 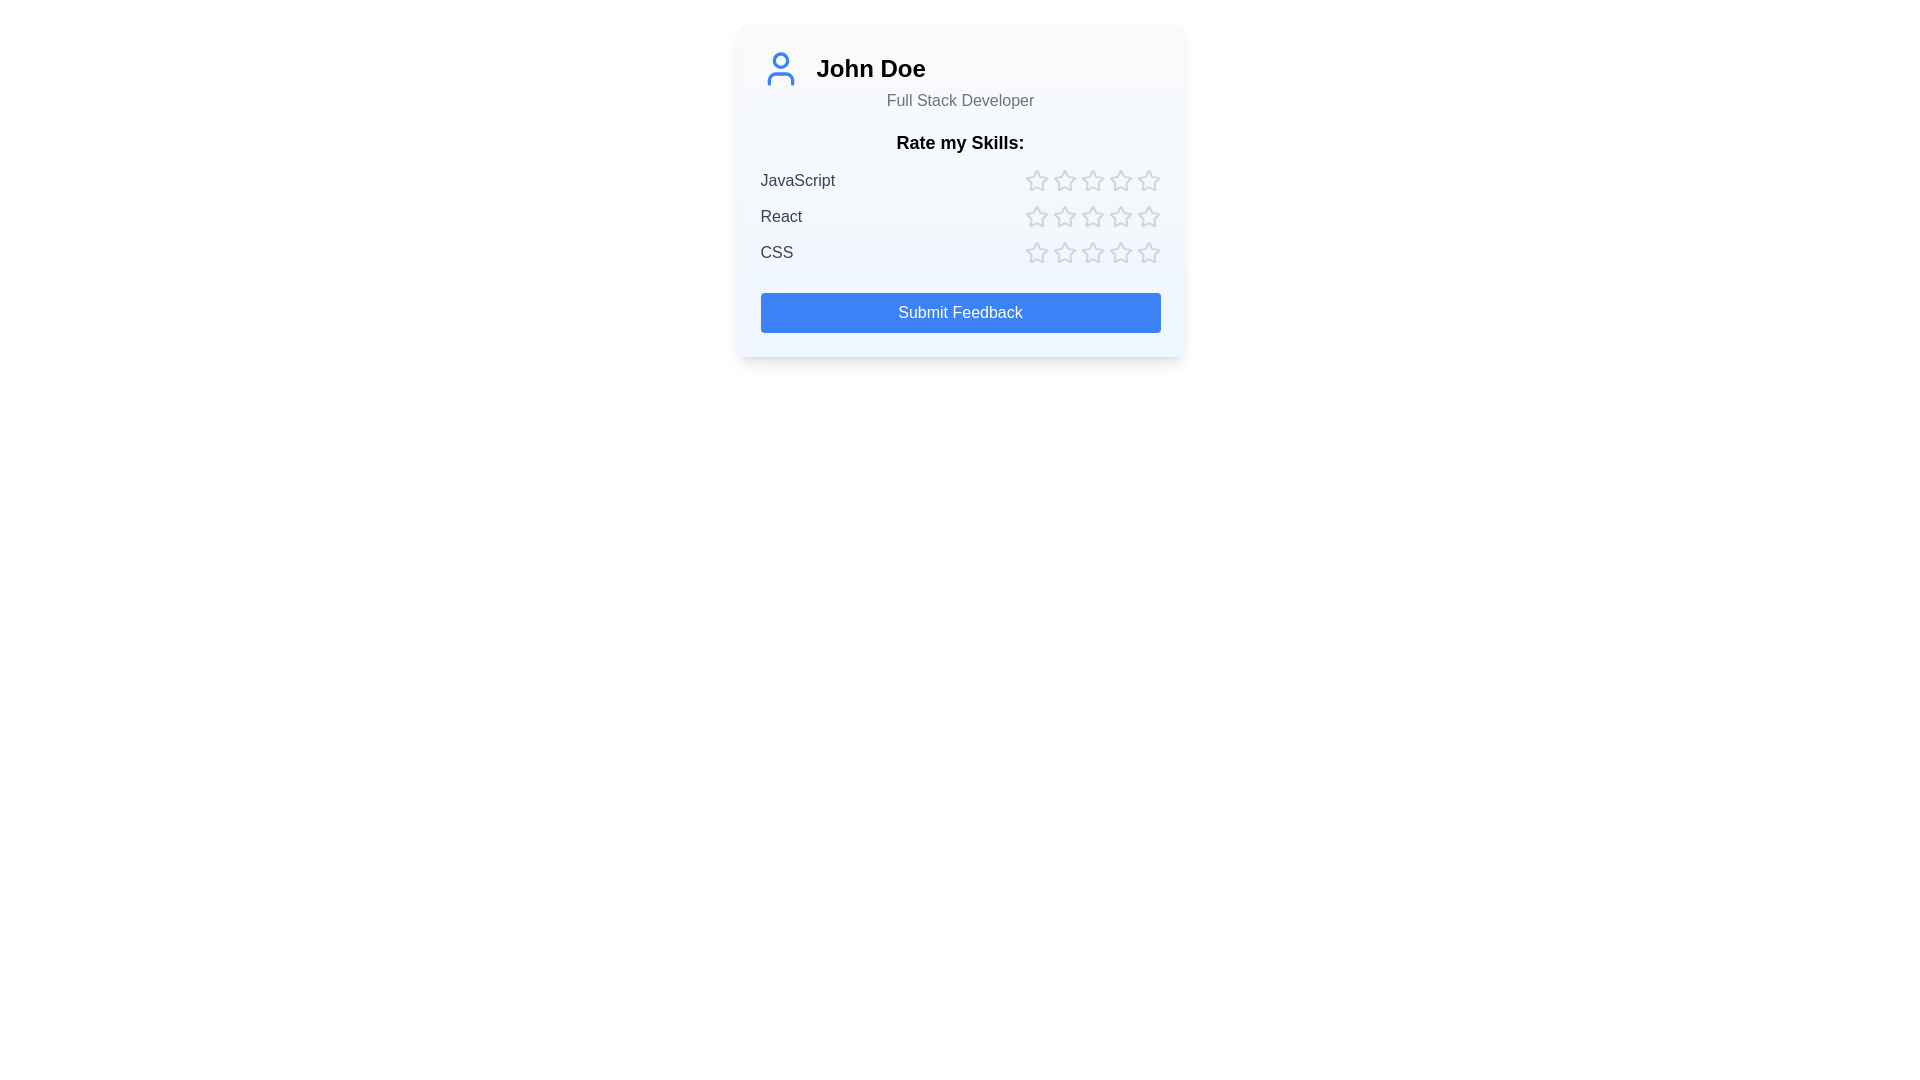 I want to click on the star corresponding to skill React and rating 4, so click(x=1120, y=216).